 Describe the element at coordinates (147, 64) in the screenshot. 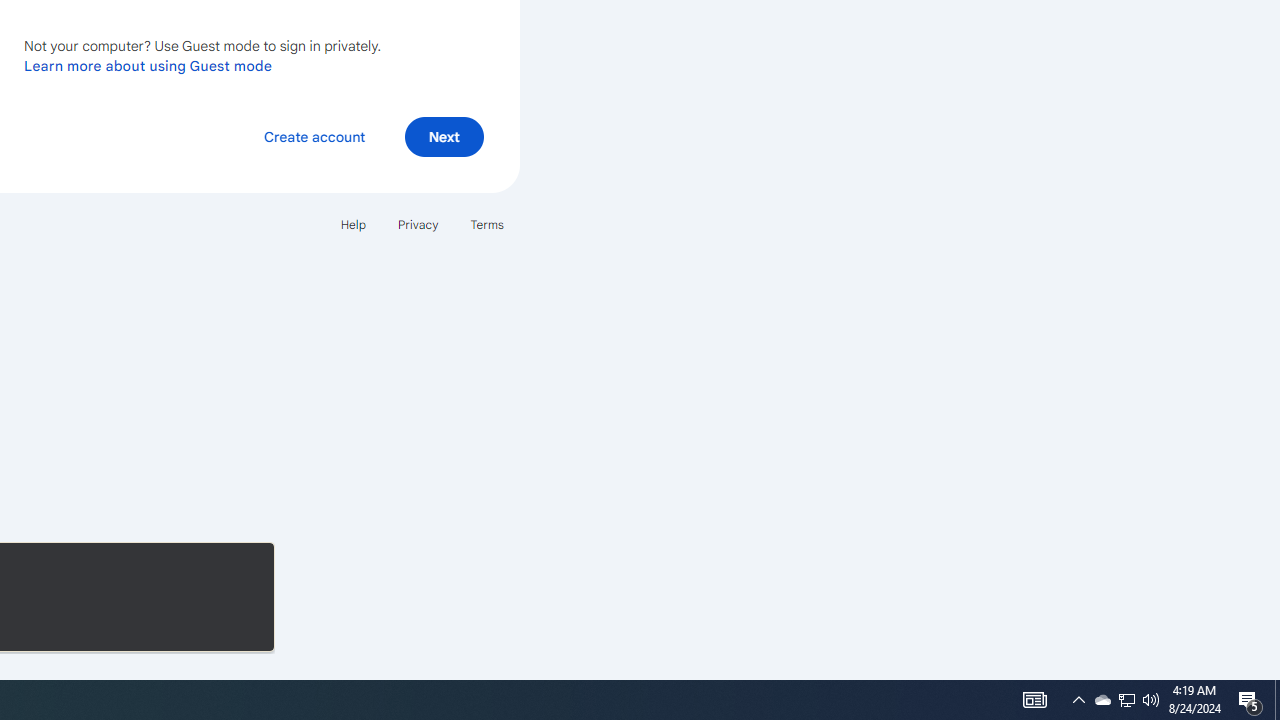

I see `'Learn more about using Guest mode'` at that location.